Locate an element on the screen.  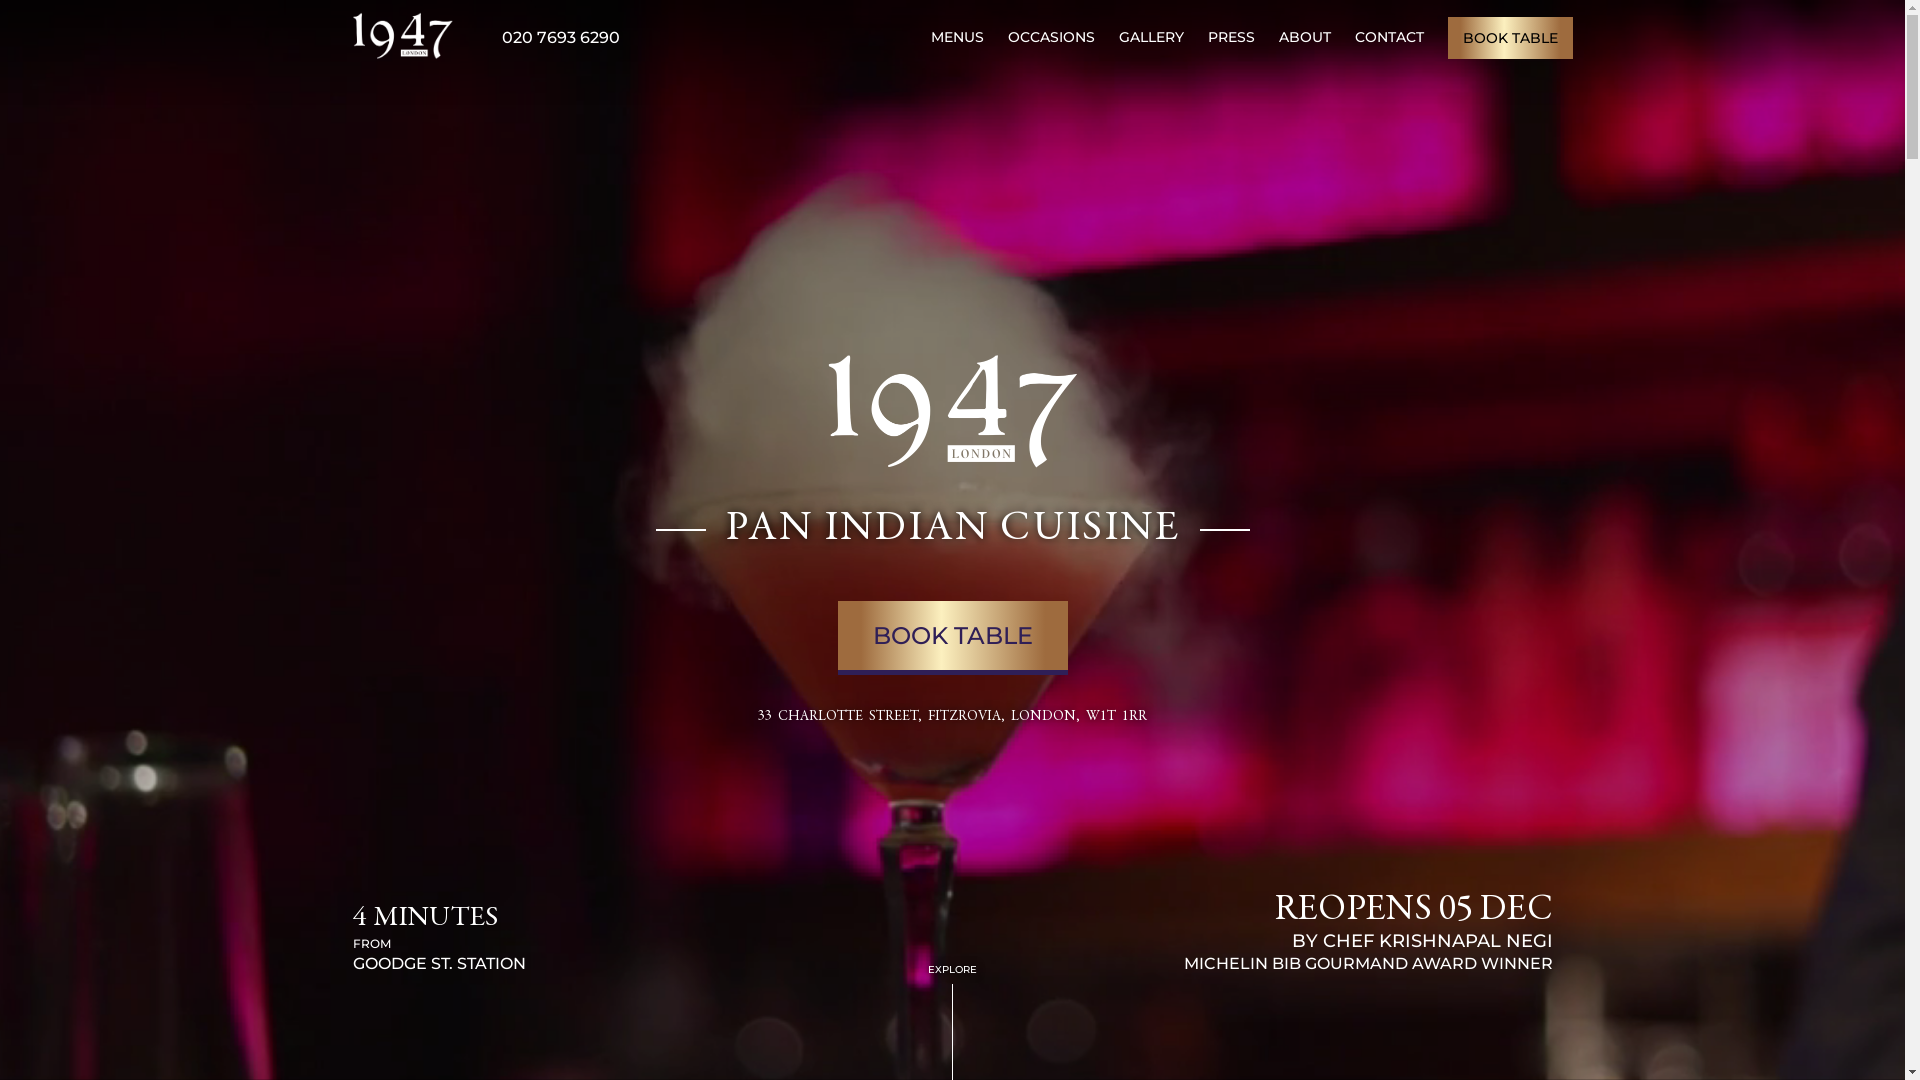
'020 7693 6290' is located at coordinates (560, 37).